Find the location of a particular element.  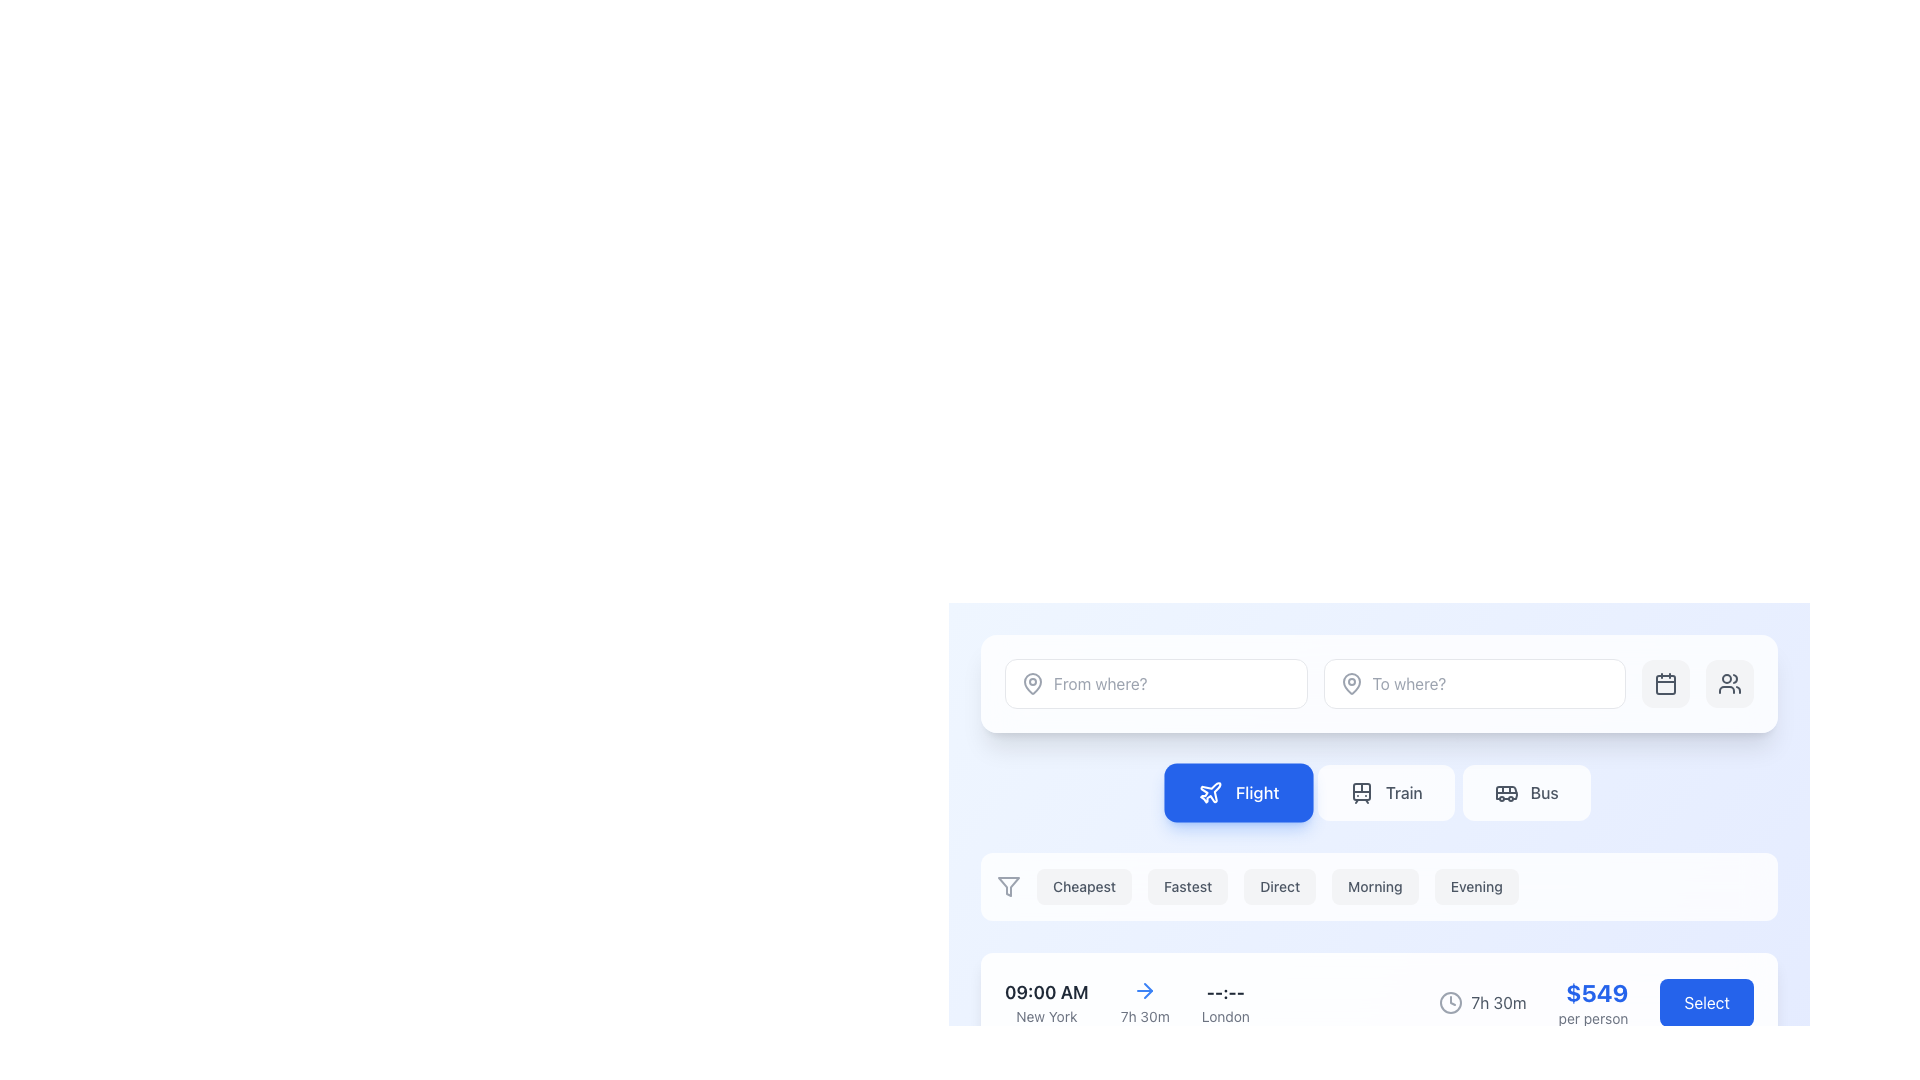

the 'Train' button, which is the second button in a row of three is located at coordinates (1385, 792).